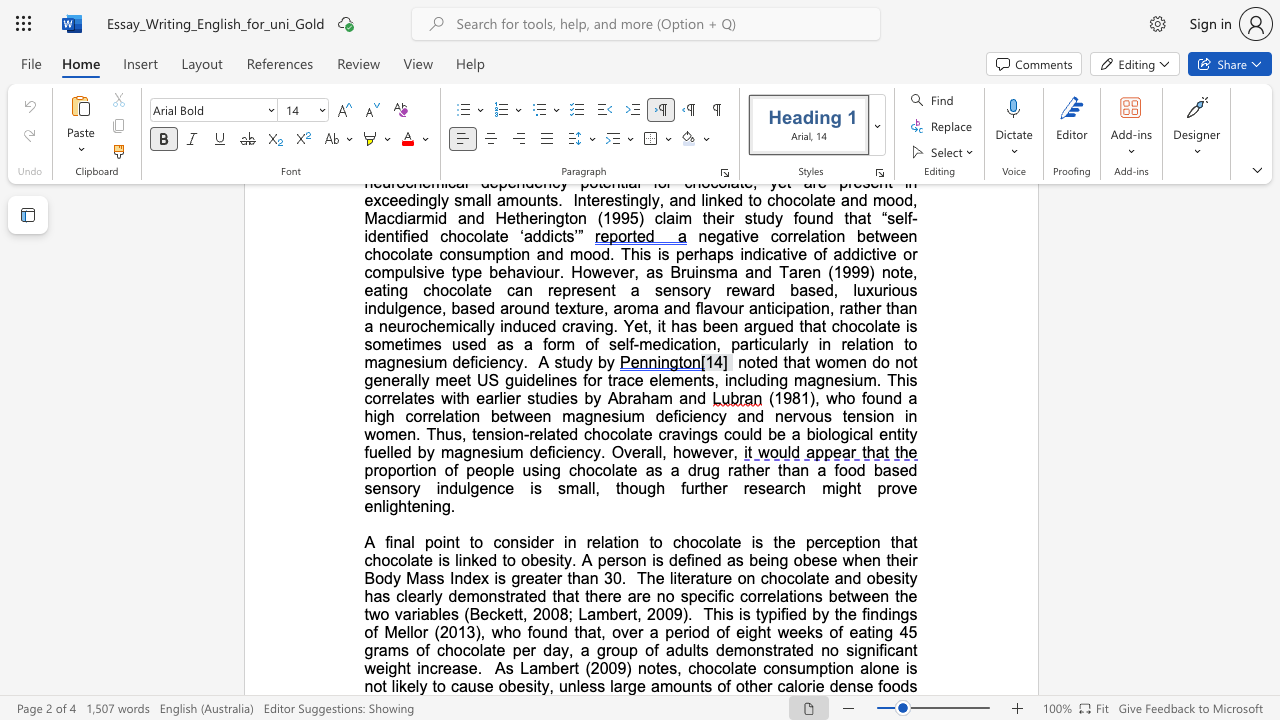 The height and width of the screenshot is (720, 1280). I want to click on the subset text "ocolate consumption alone is not likely to cause obesity, unl" within the text "As Lambert (2009) notes, chocolate consumption alone is not likely to cause obesity, unless", so click(705, 668).